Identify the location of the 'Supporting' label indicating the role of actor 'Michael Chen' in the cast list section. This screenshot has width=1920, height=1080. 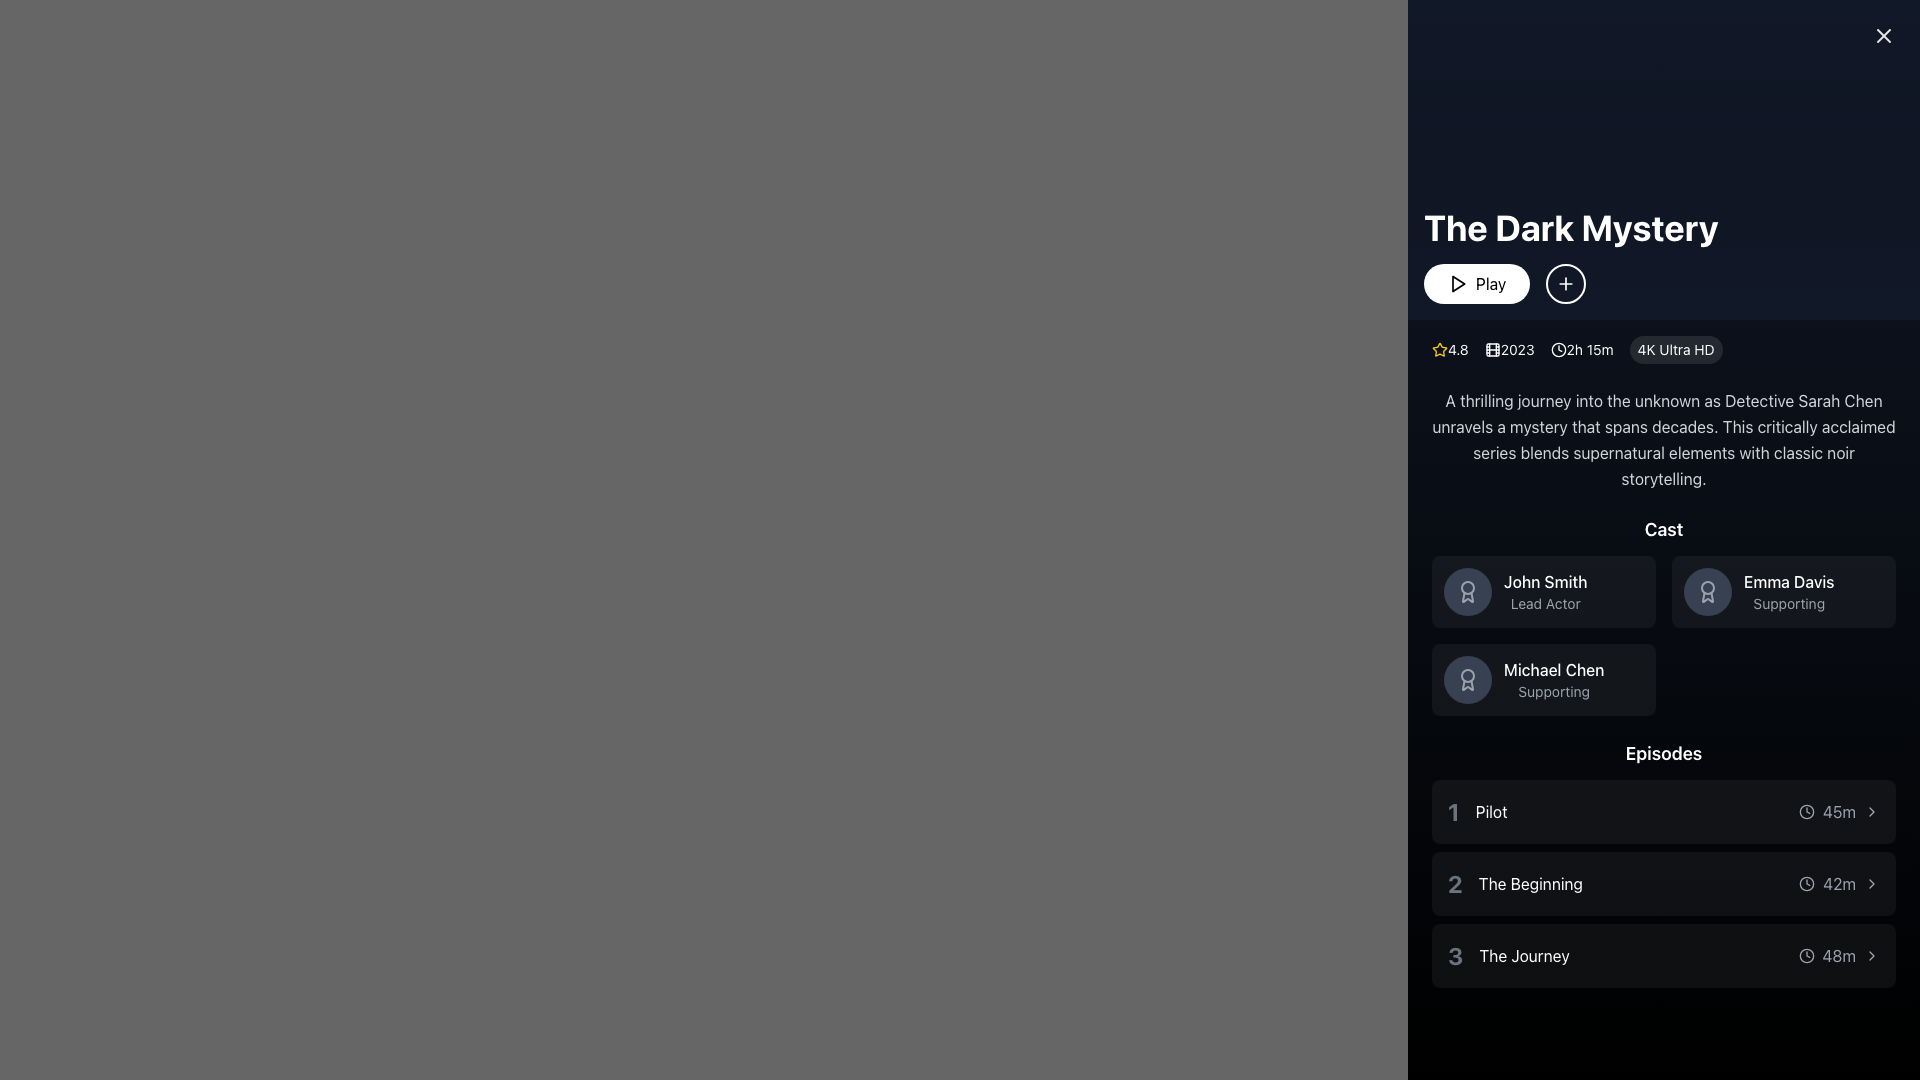
(1553, 690).